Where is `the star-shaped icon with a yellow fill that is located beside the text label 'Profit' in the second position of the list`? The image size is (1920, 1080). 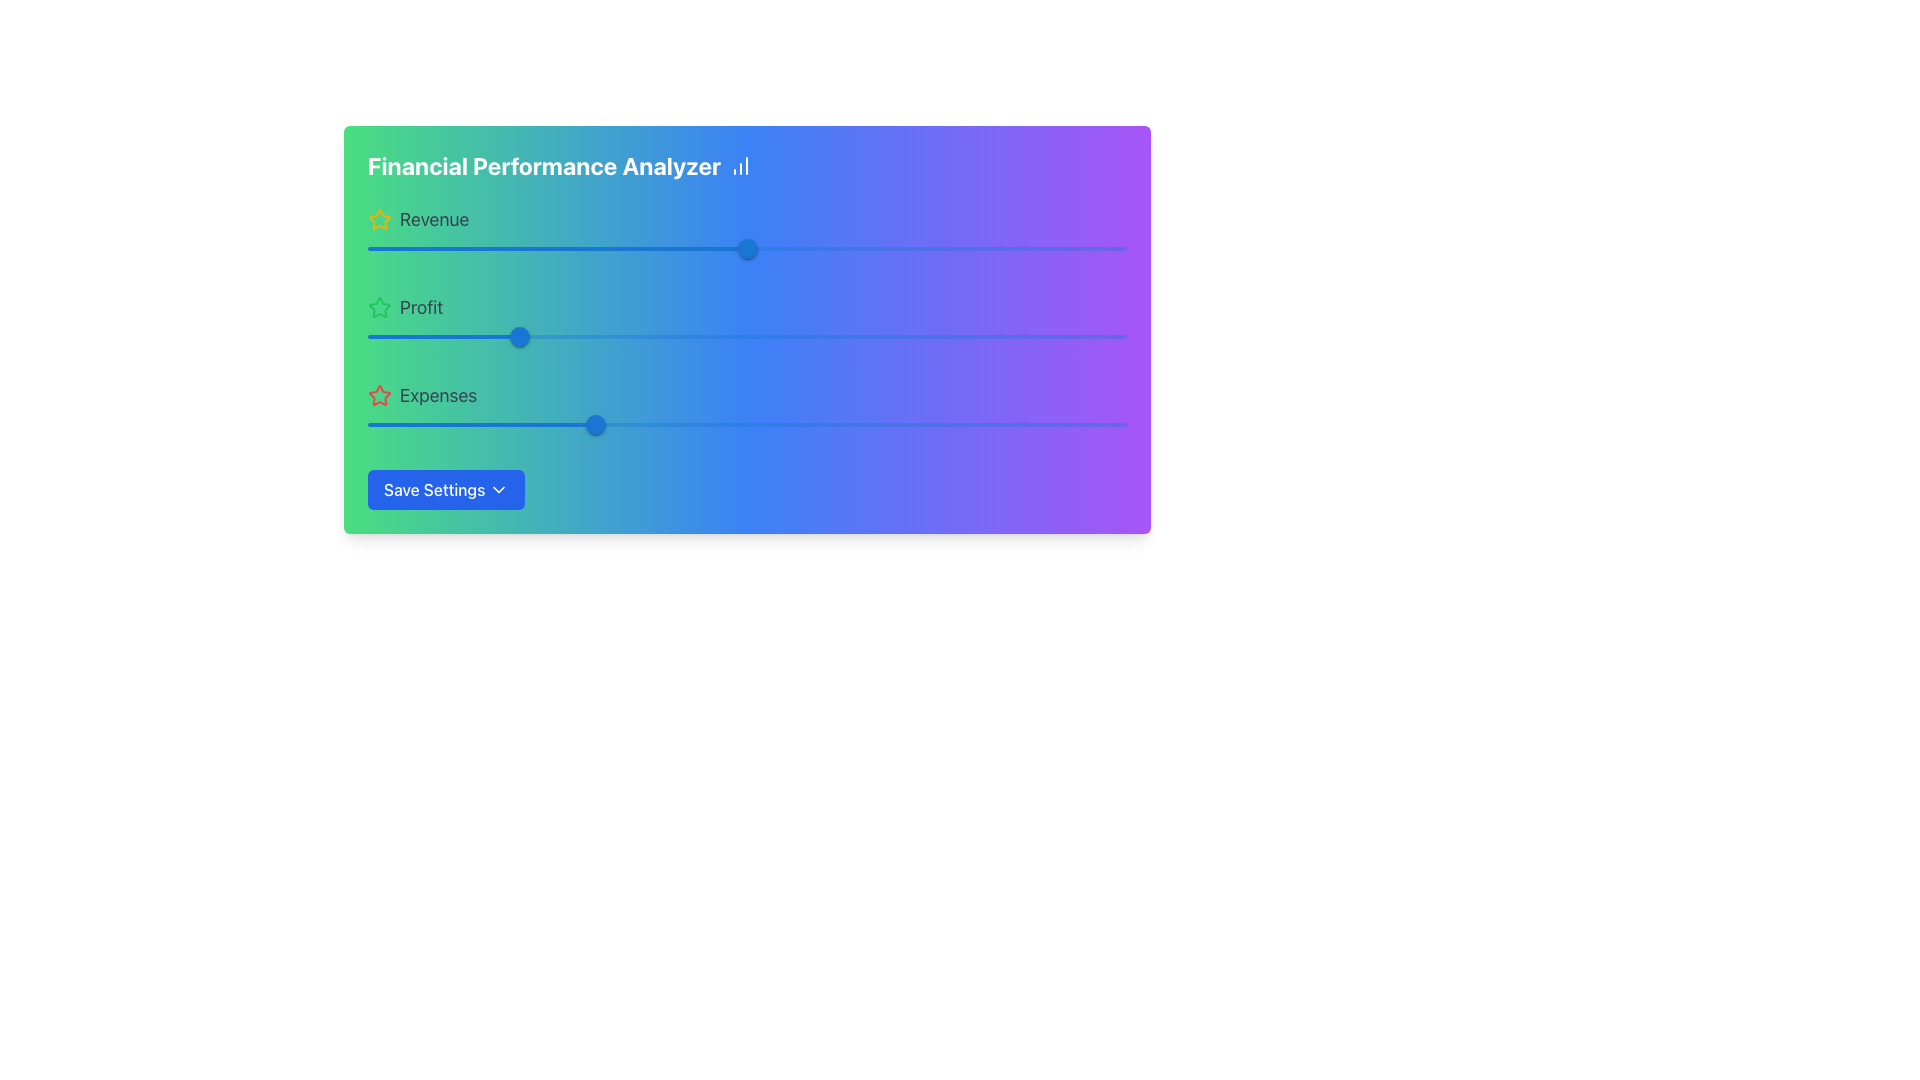
the star-shaped icon with a yellow fill that is located beside the text label 'Profit' in the second position of the list is located at coordinates (379, 219).